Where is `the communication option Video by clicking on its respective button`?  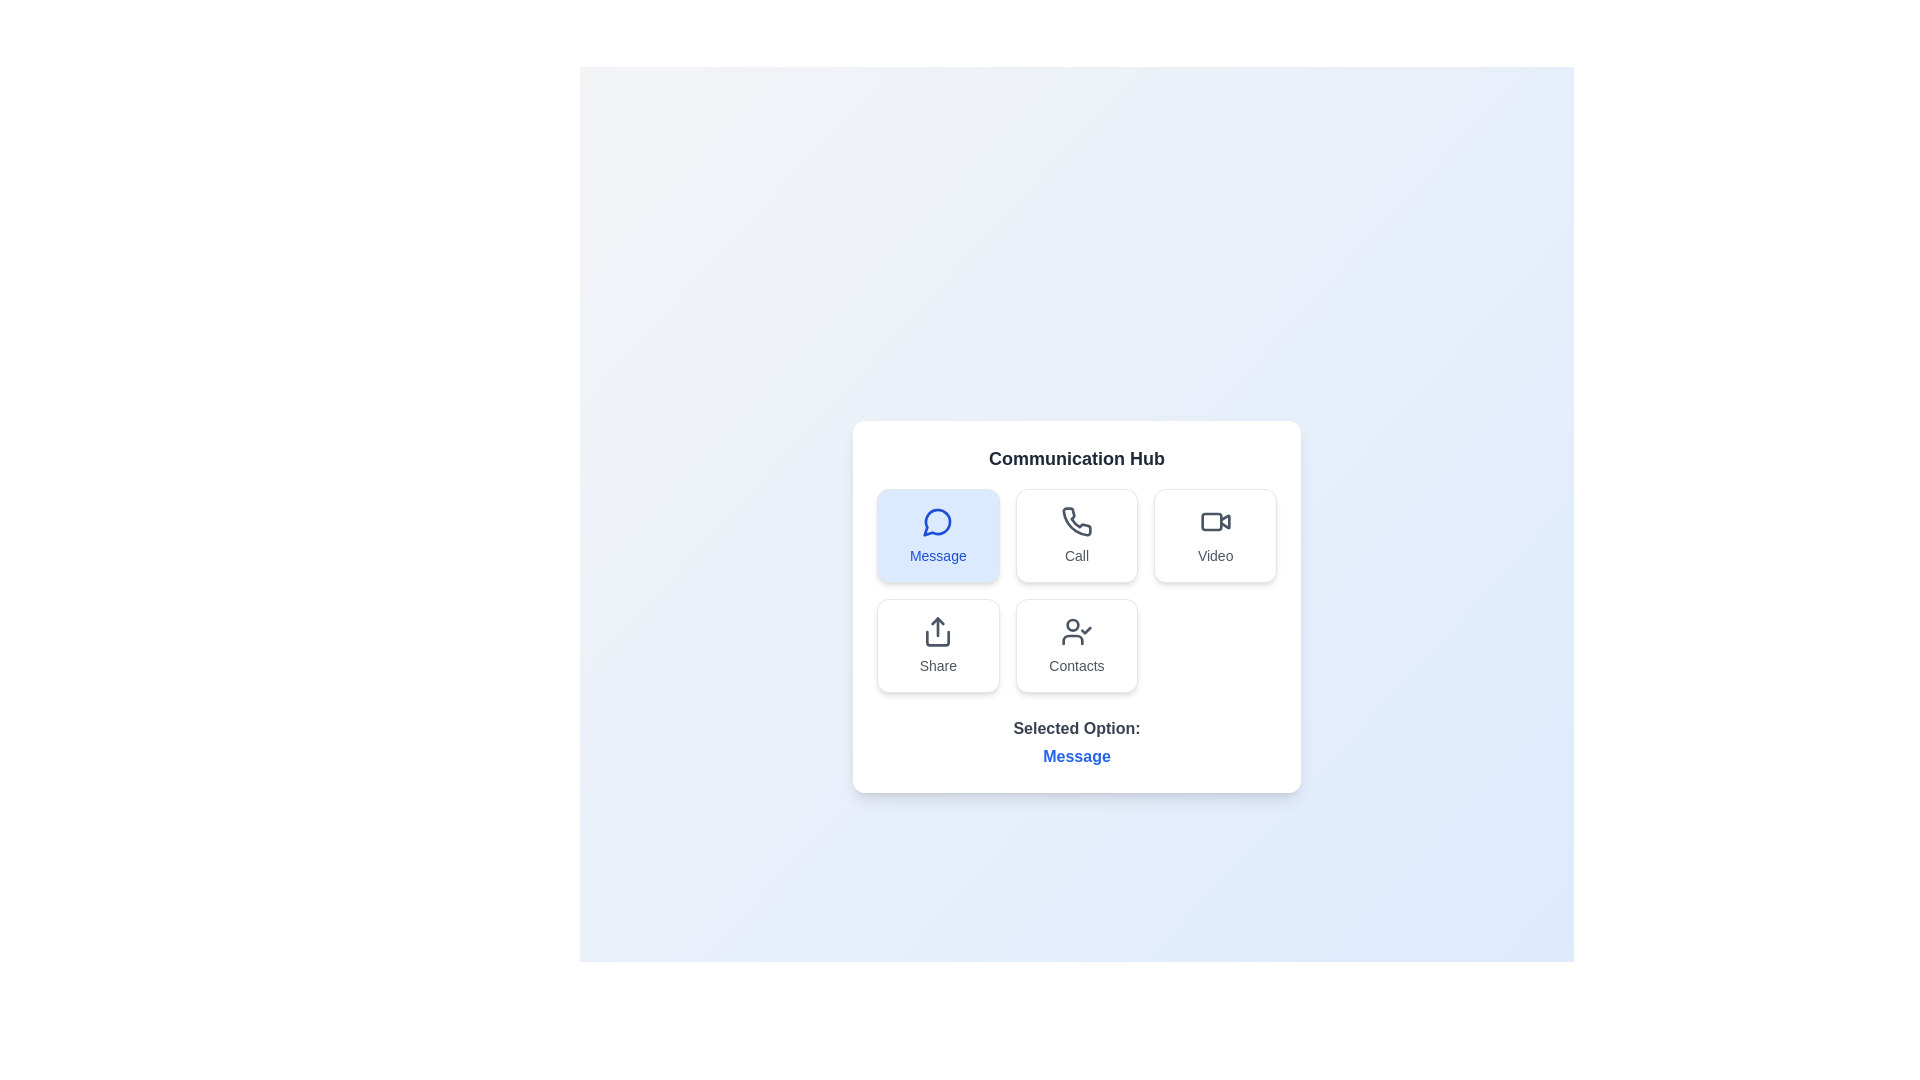 the communication option Video by clicking on its respective button is located at coordinates (1214, 535).